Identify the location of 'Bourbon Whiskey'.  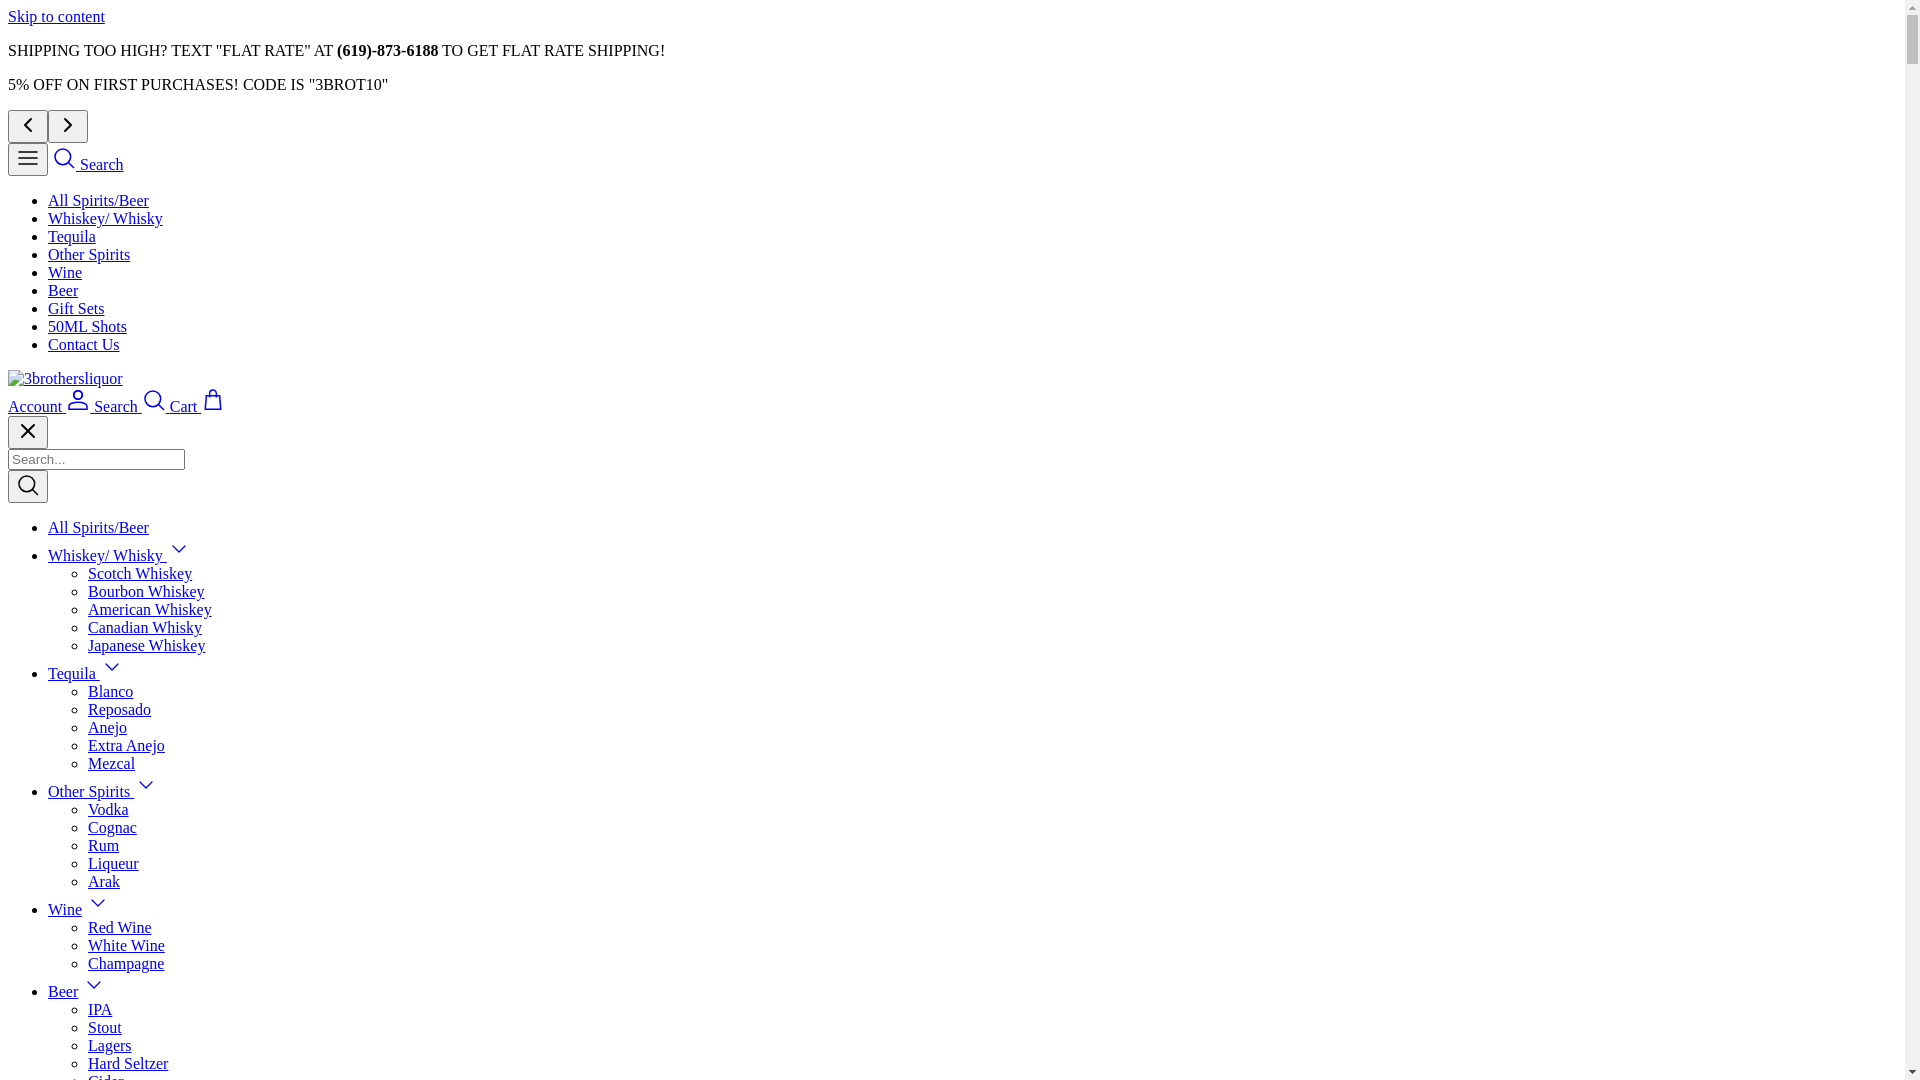
(145, 590).